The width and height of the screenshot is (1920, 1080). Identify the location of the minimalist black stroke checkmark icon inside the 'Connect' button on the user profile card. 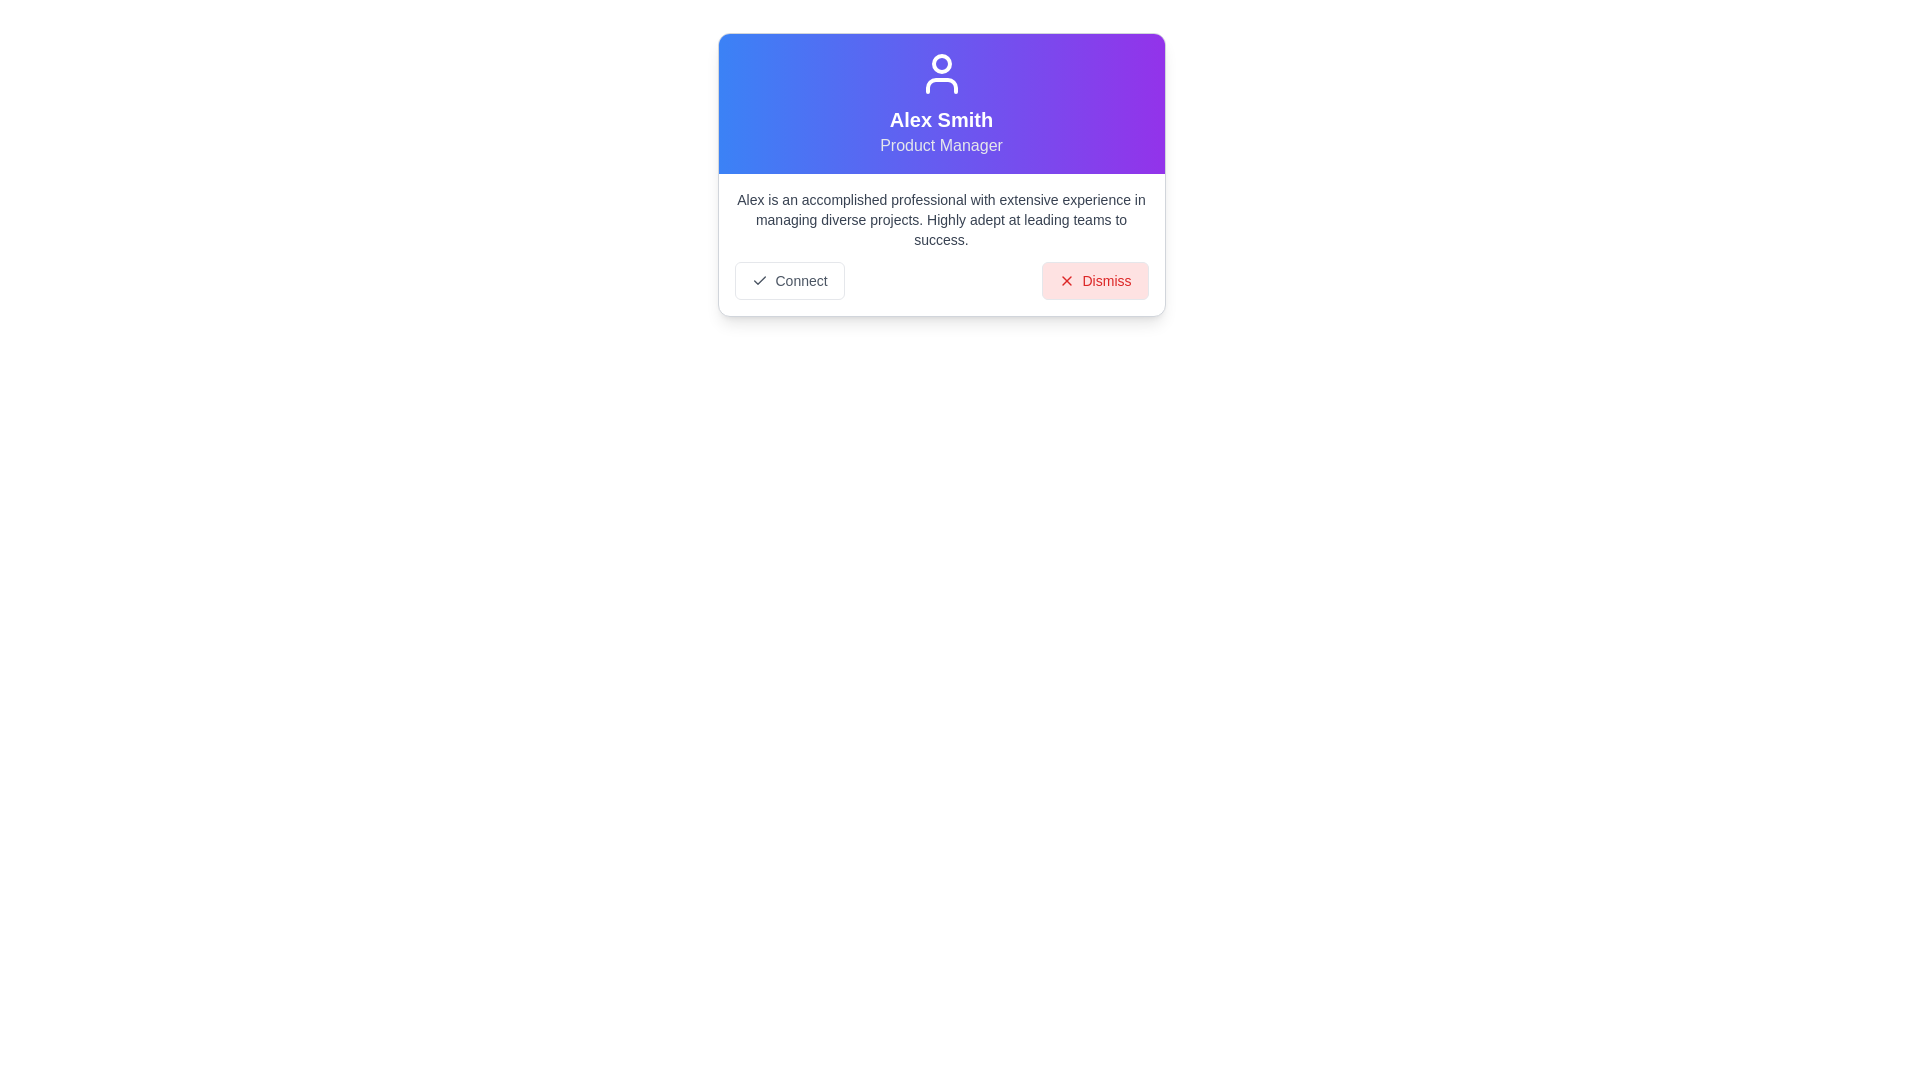
(758, 281).